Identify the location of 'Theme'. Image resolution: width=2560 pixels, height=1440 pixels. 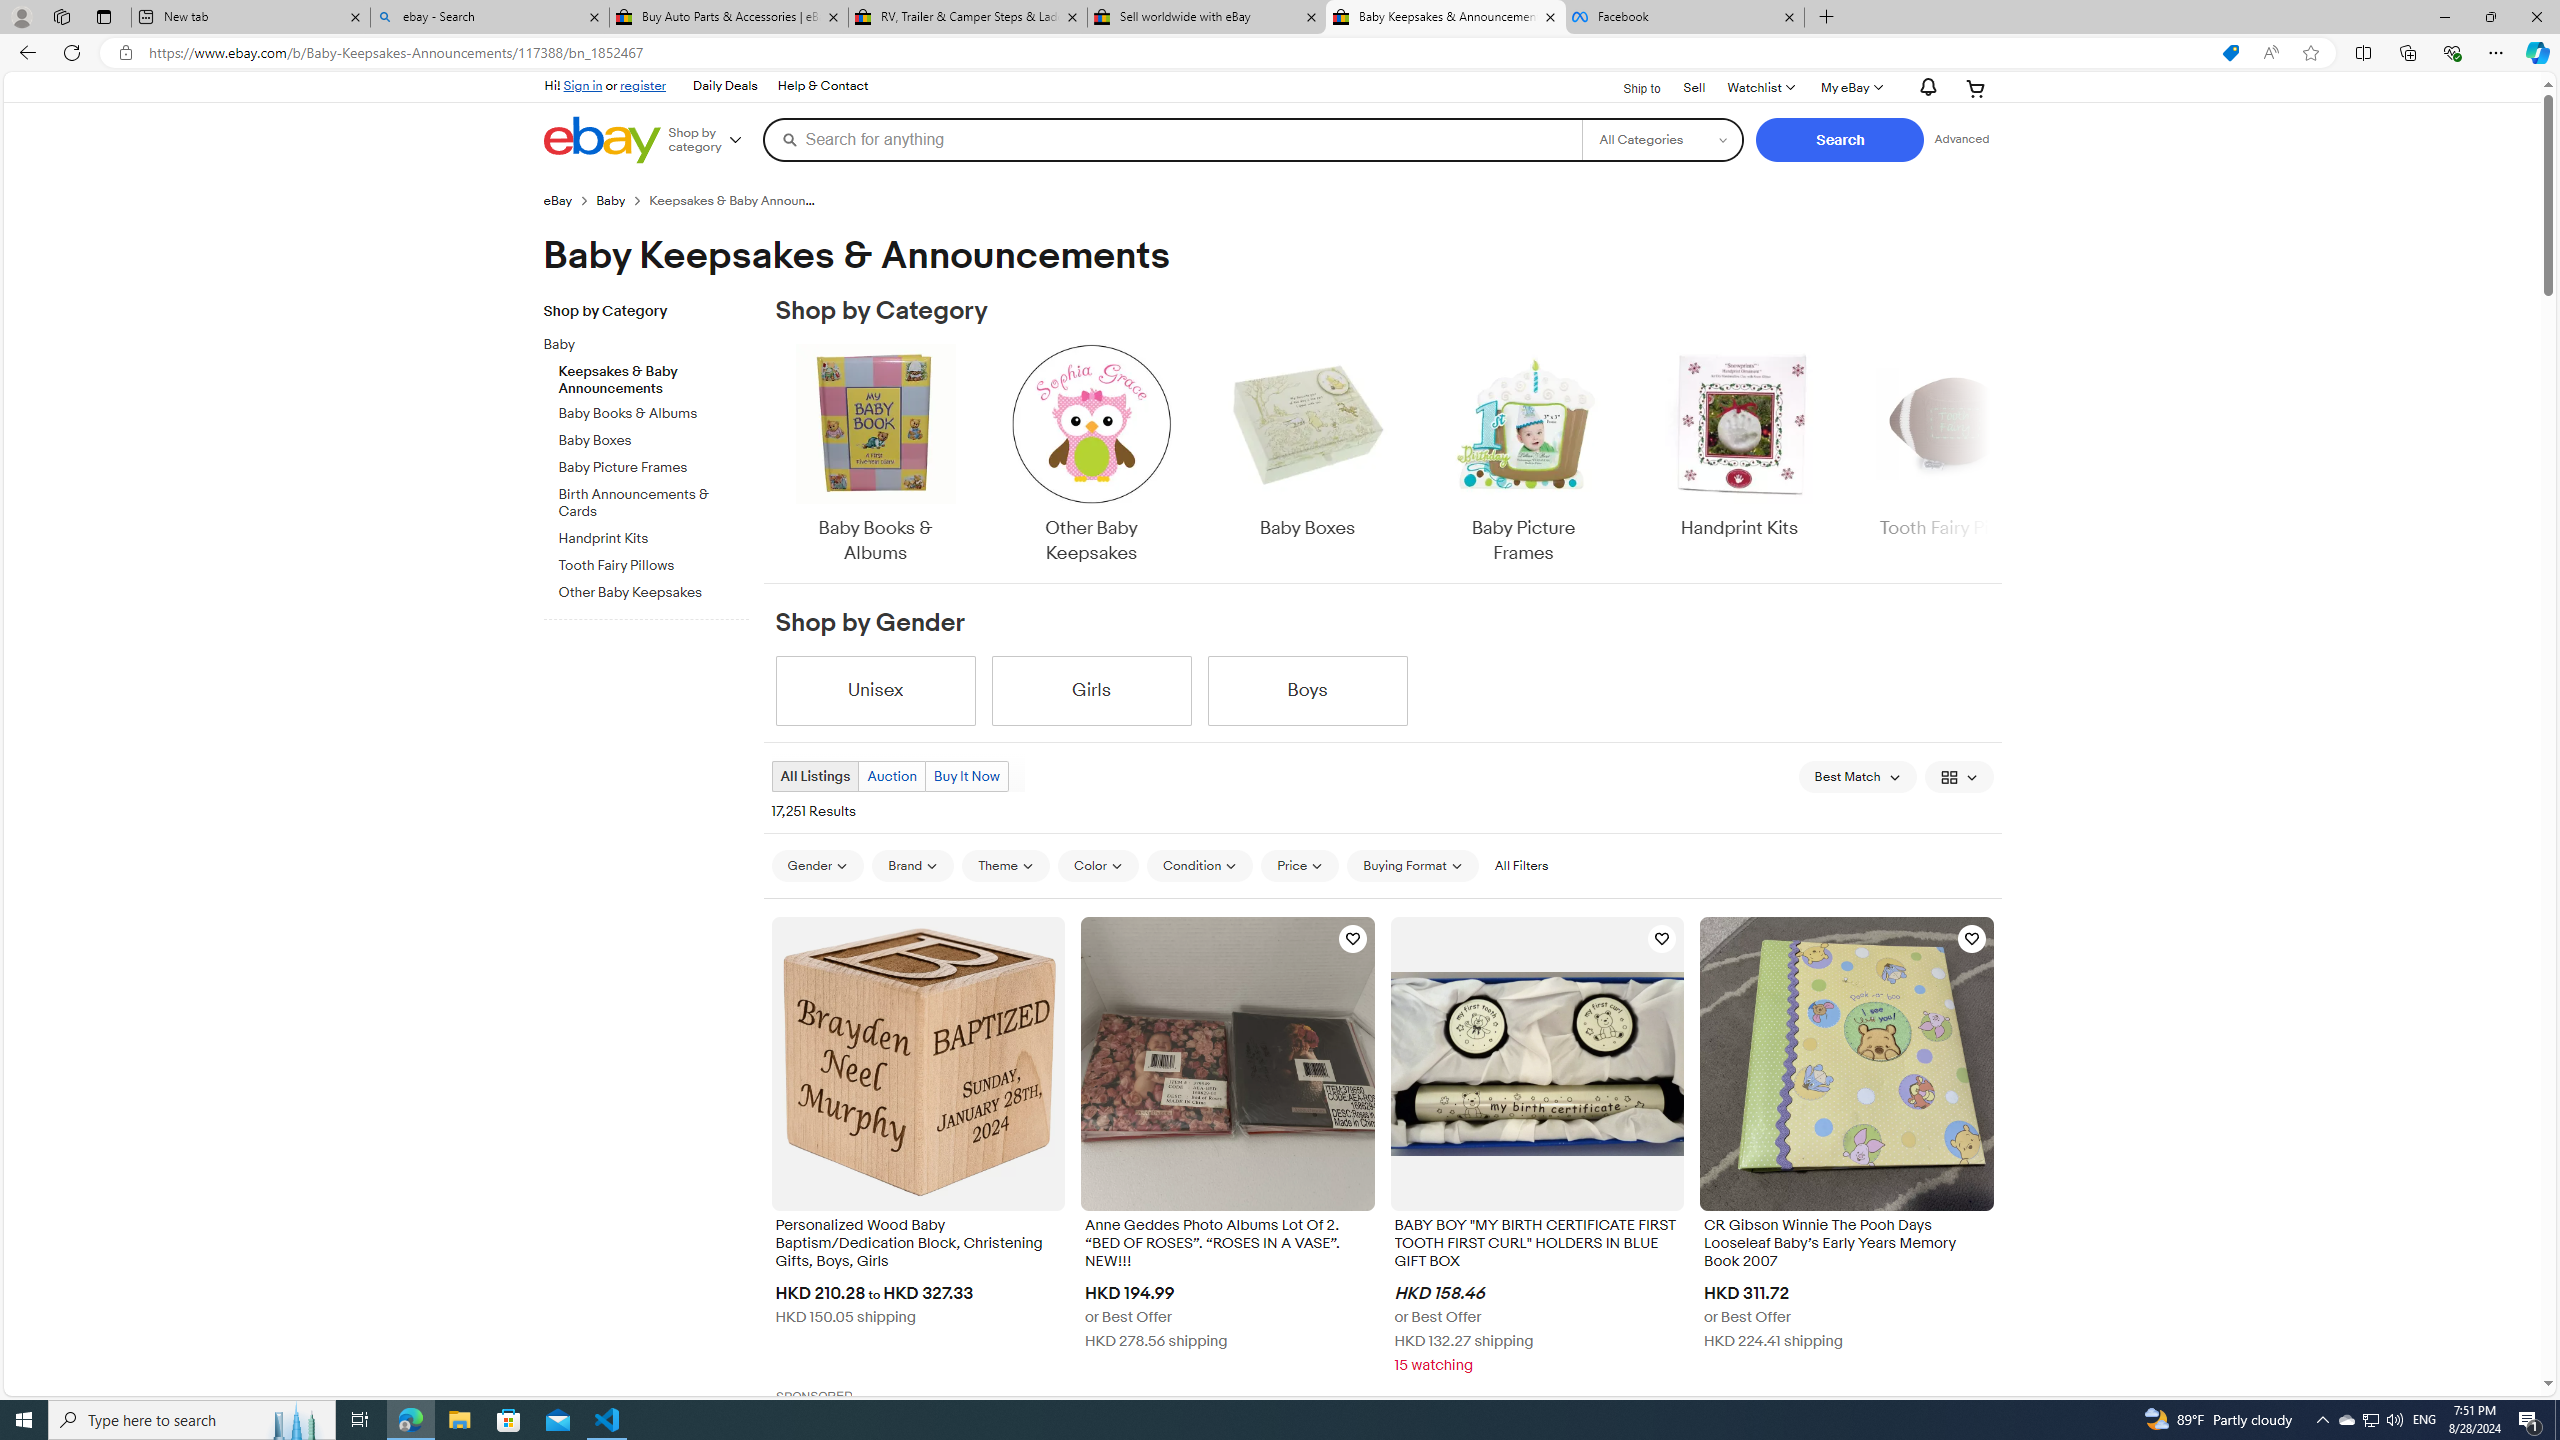
(1006, 865).